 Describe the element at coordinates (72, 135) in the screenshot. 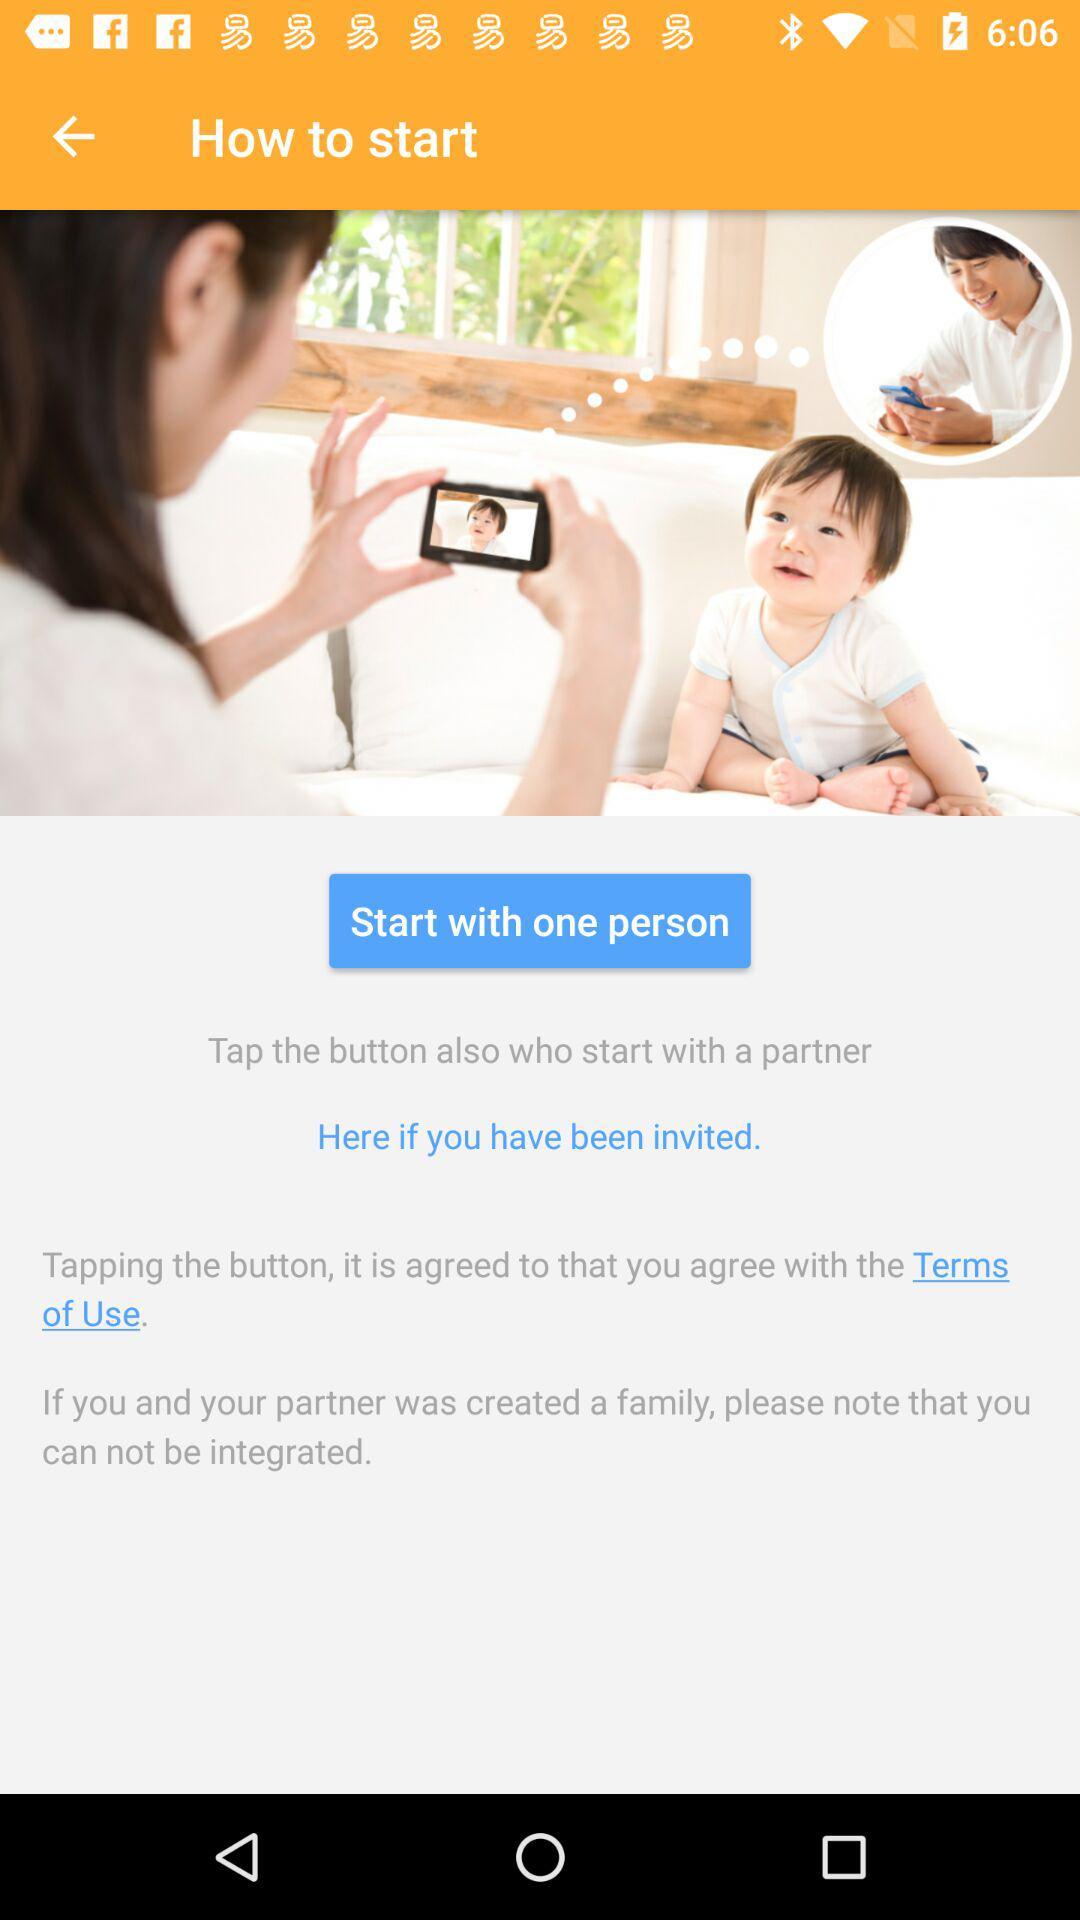

I see `icon to the left of the how to start icon` at that location.